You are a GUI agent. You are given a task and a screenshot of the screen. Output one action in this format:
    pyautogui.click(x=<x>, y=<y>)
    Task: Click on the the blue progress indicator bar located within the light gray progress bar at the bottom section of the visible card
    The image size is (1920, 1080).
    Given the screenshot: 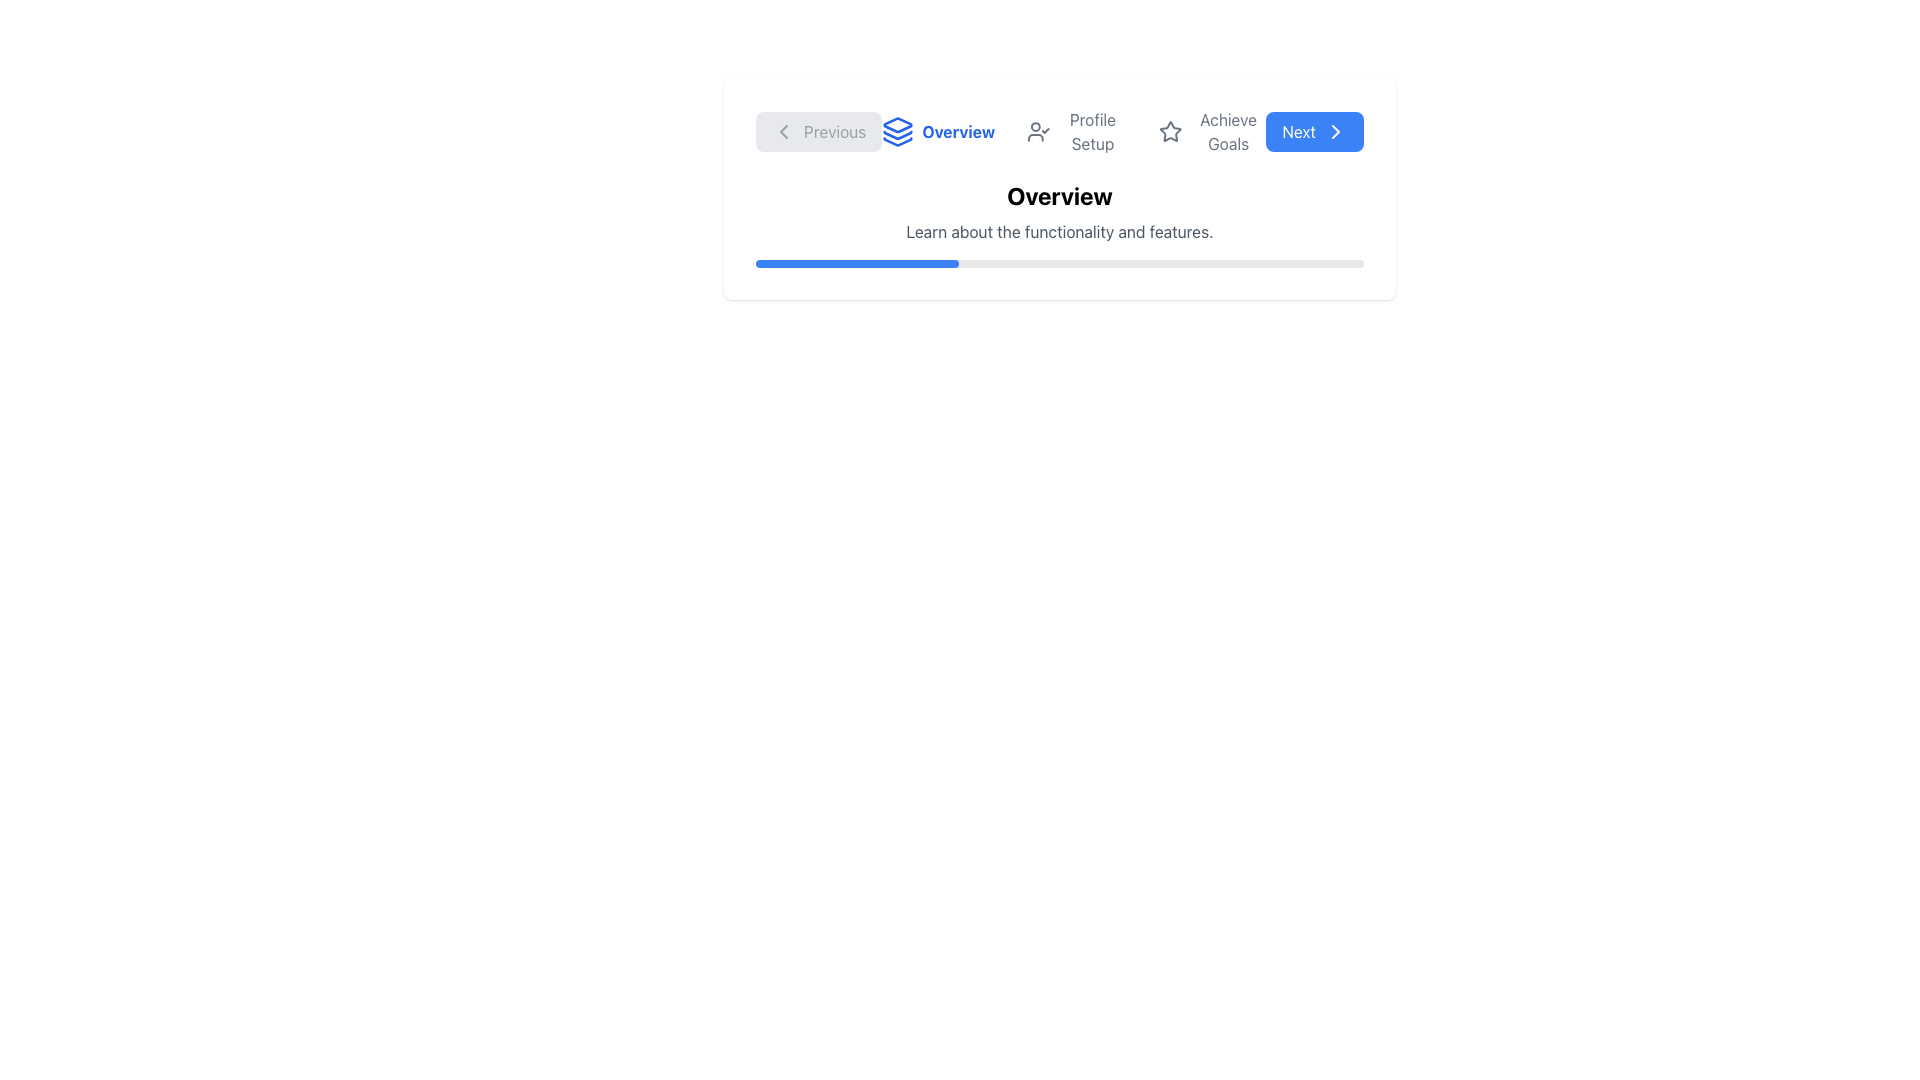 What is the action you would take?
    pyautogui.click(x=857, y=262)
    